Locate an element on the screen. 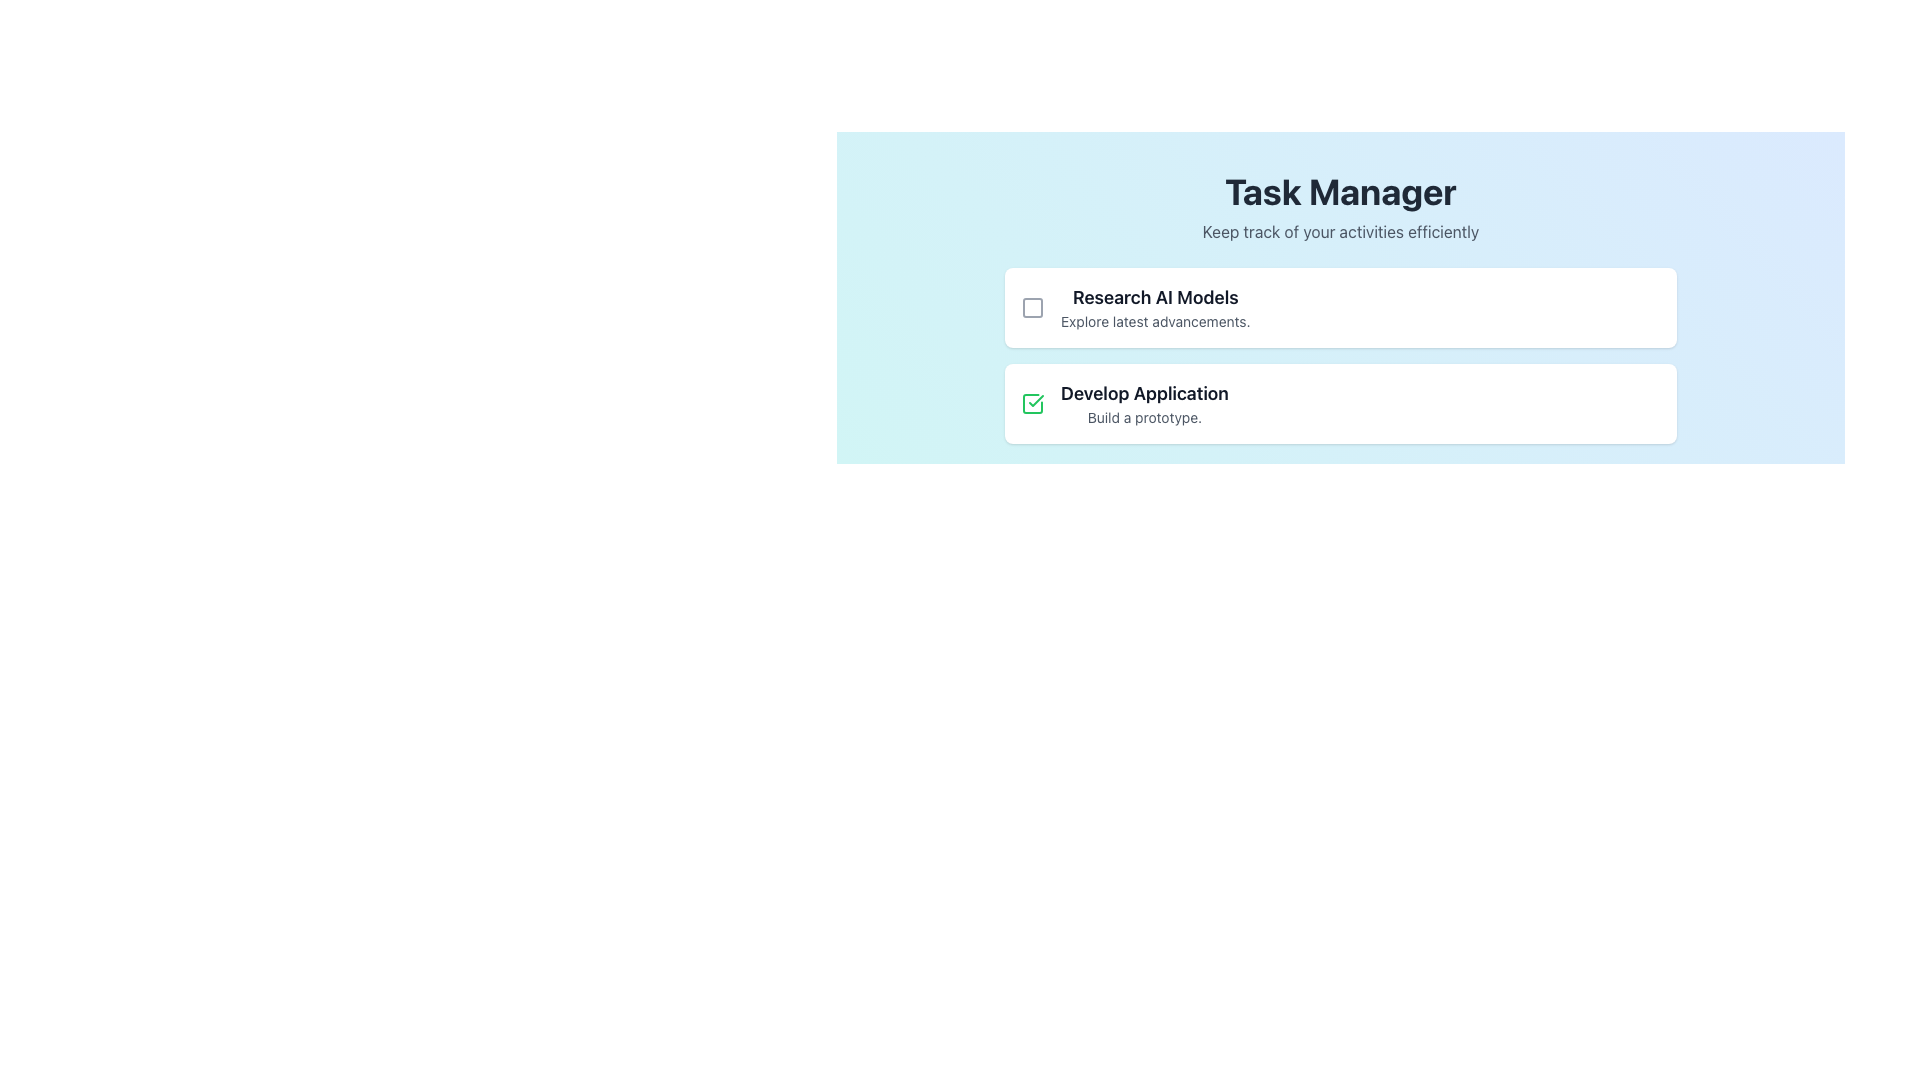 Image resolution: width=1920 pixels, height=1080 pixels. the task list item labeled 'Develop Application' with a checkbox is located at coordinates (1340, 404).